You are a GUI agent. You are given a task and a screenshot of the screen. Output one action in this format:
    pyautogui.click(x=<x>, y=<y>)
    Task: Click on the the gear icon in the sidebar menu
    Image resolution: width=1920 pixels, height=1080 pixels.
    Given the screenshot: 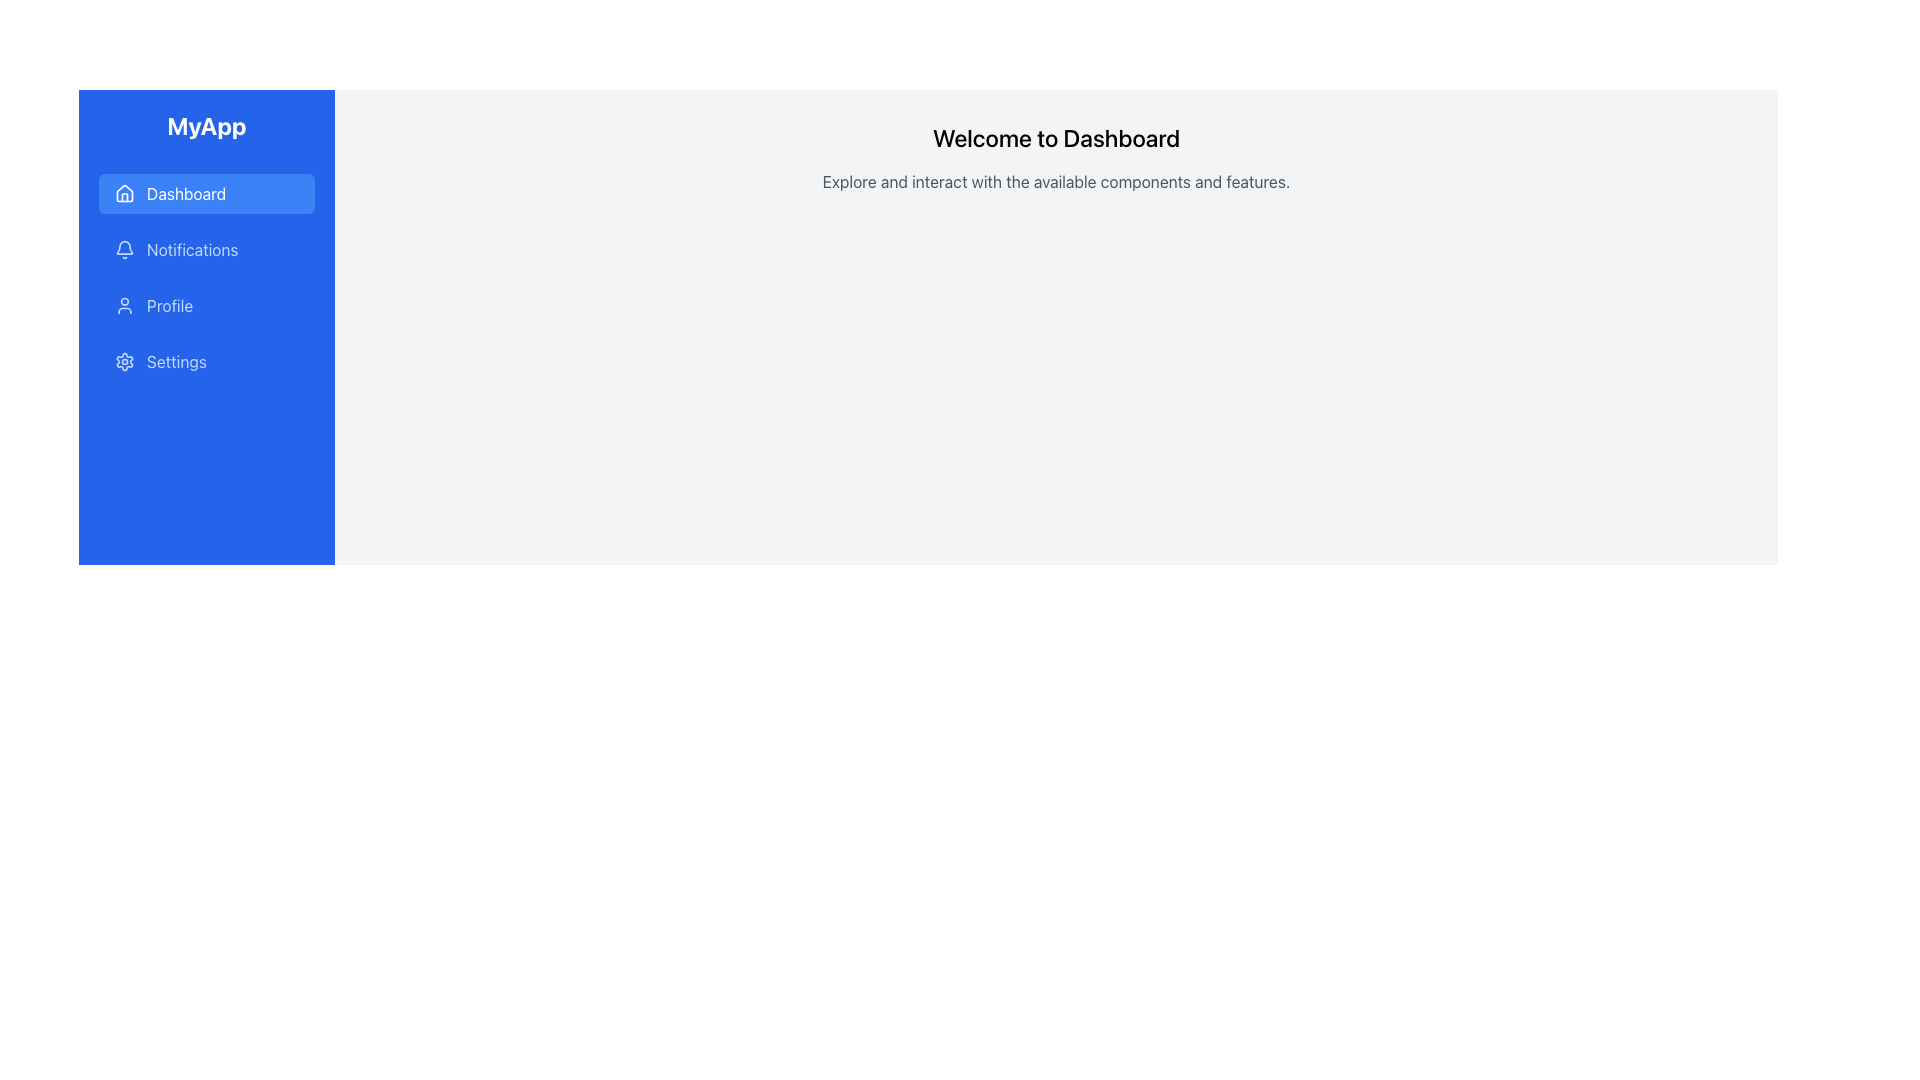 What is the action you would take?
    pyautogui.click(x=123, y=362)
    